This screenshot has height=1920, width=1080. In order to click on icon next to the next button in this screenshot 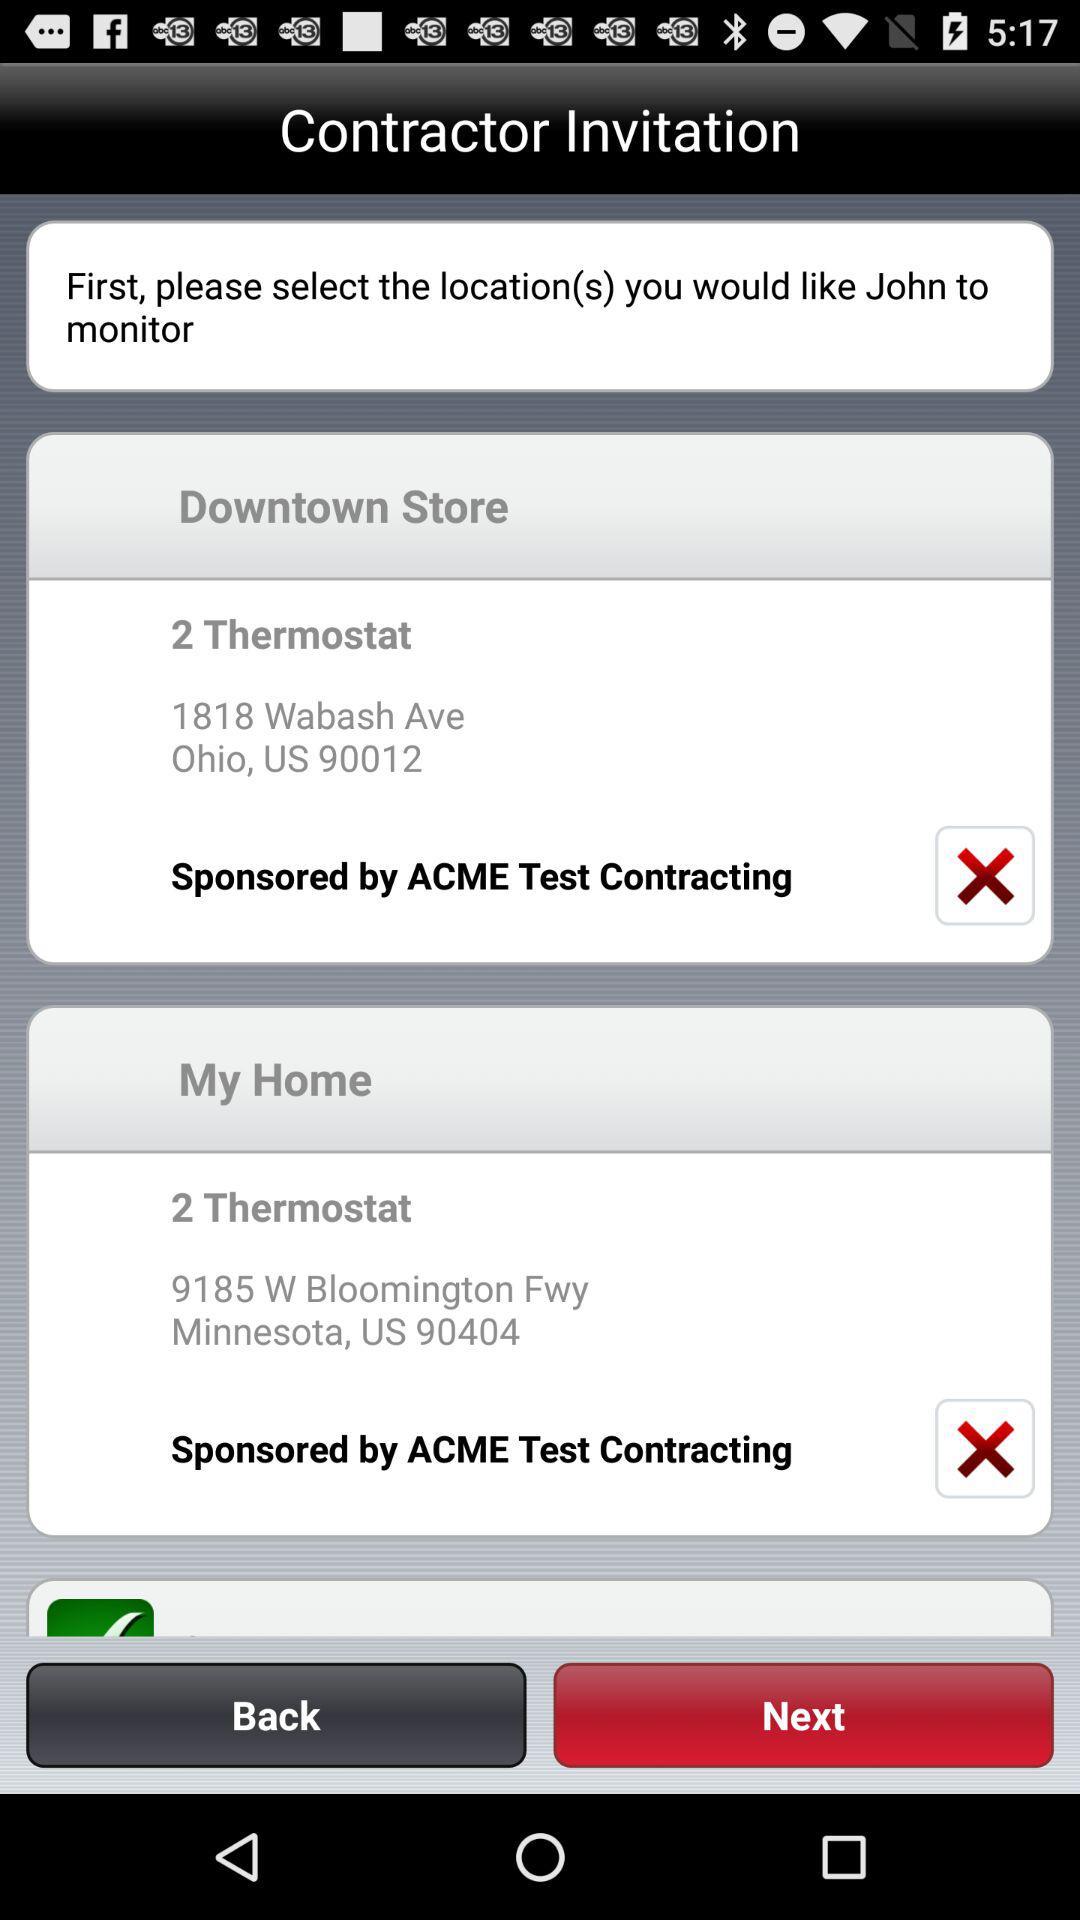, I will do `click(276, 1714)`.